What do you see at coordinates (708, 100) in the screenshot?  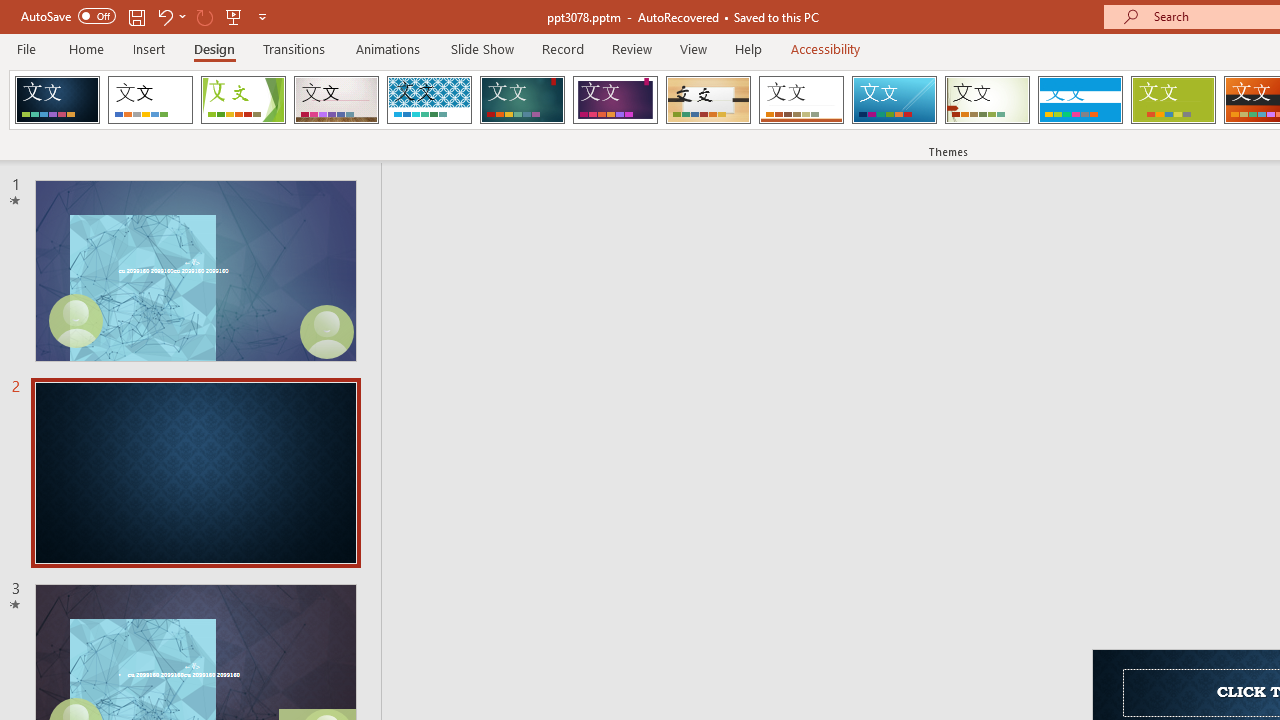 I see `'Organic'` at bounding box center [708, 100].